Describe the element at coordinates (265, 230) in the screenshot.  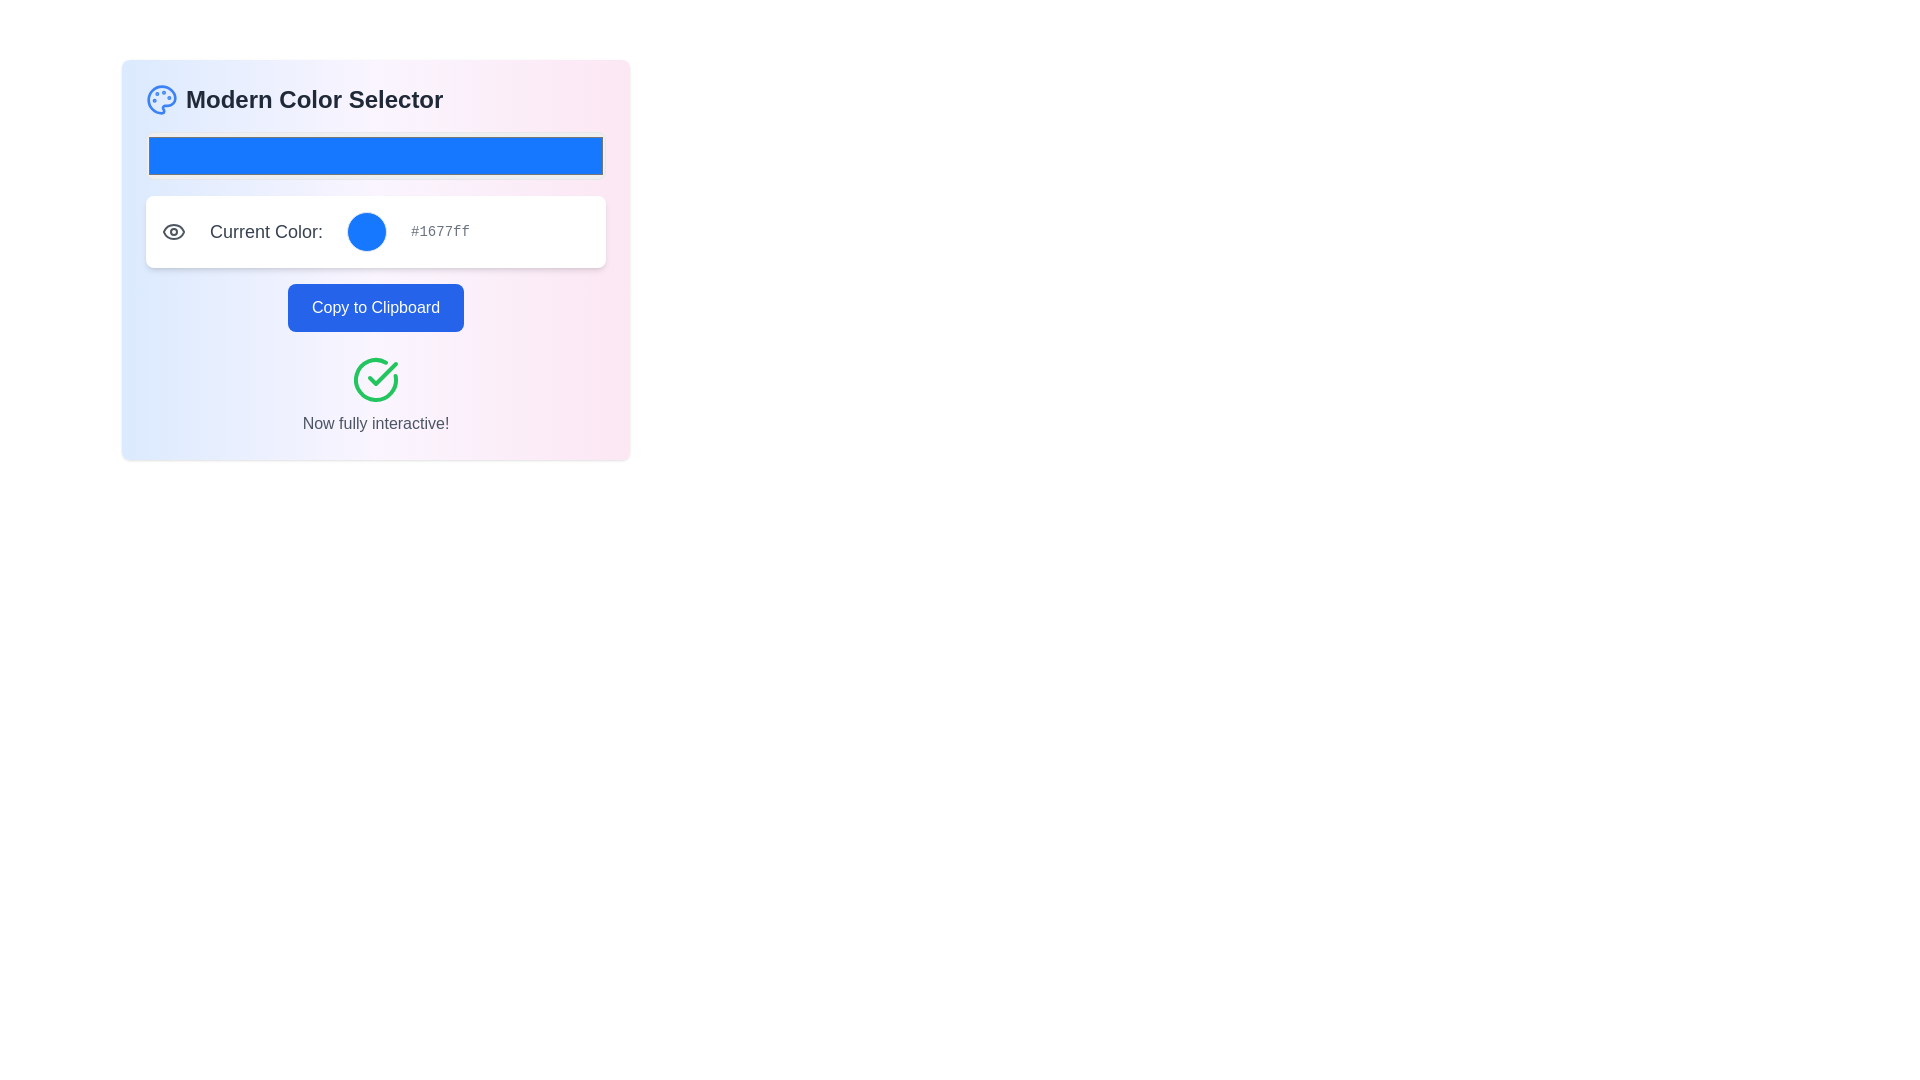
I see `text label that displays 'Current Color:', which is styled in a large gray font and is part of a section showing color details` at that location.